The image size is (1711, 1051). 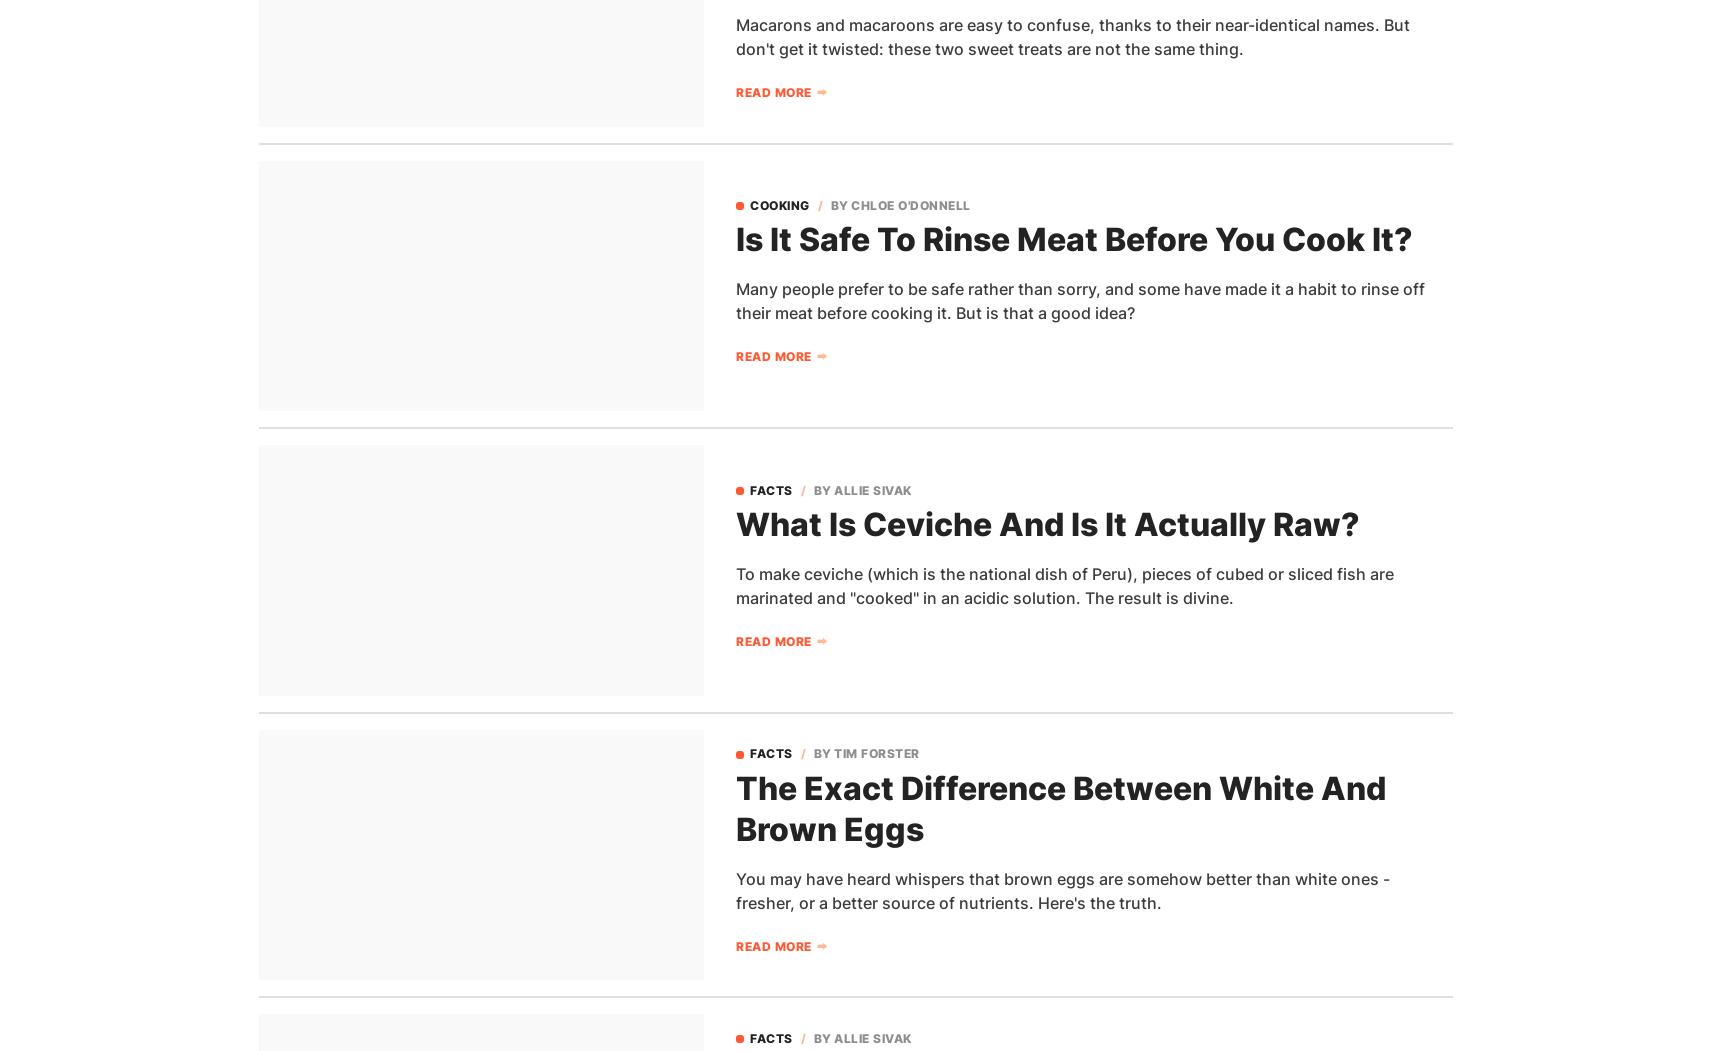 What do you see at coordinates (778, 203) in the screenshot?
I see `'Cooking'` at bounding box center [778, 203].